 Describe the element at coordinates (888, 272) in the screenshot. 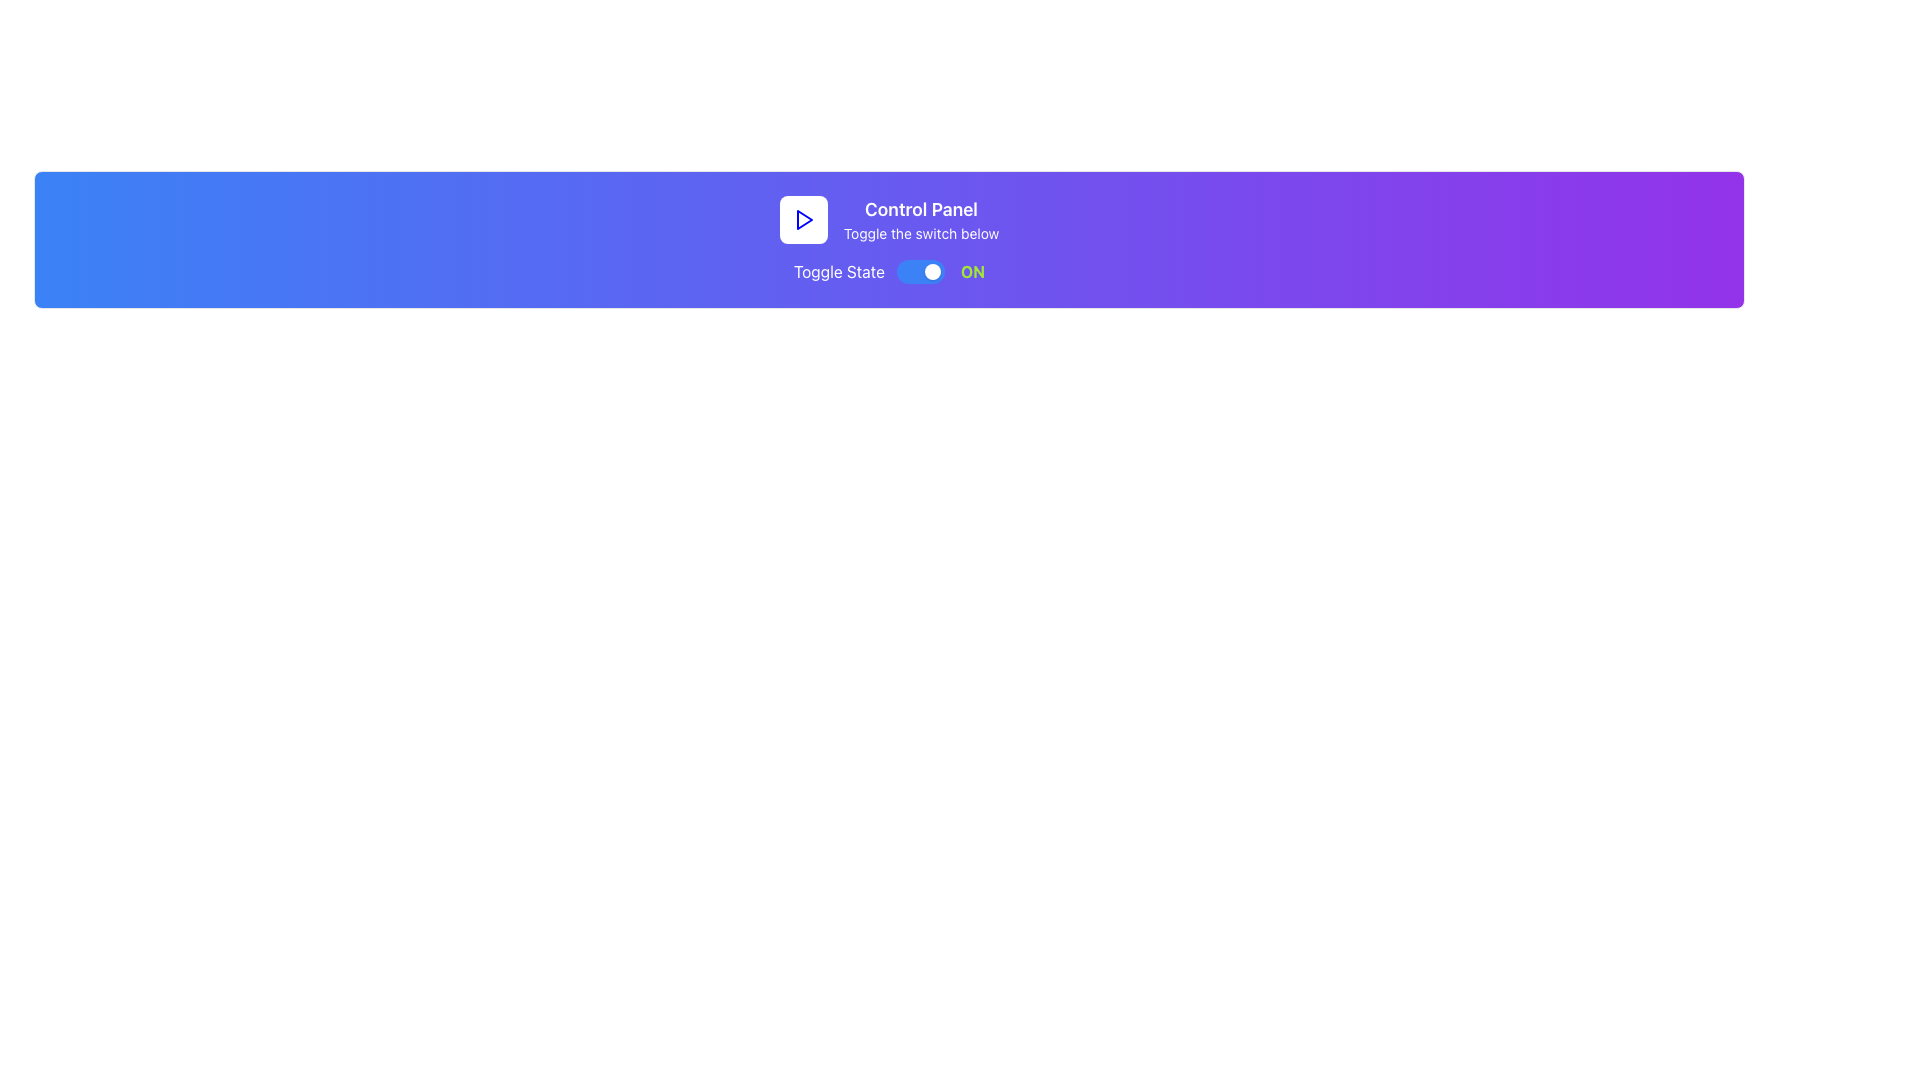

I see `the toggle switch in the 'Control Panel' section under the text 'Toggle the switch below'` at that location.